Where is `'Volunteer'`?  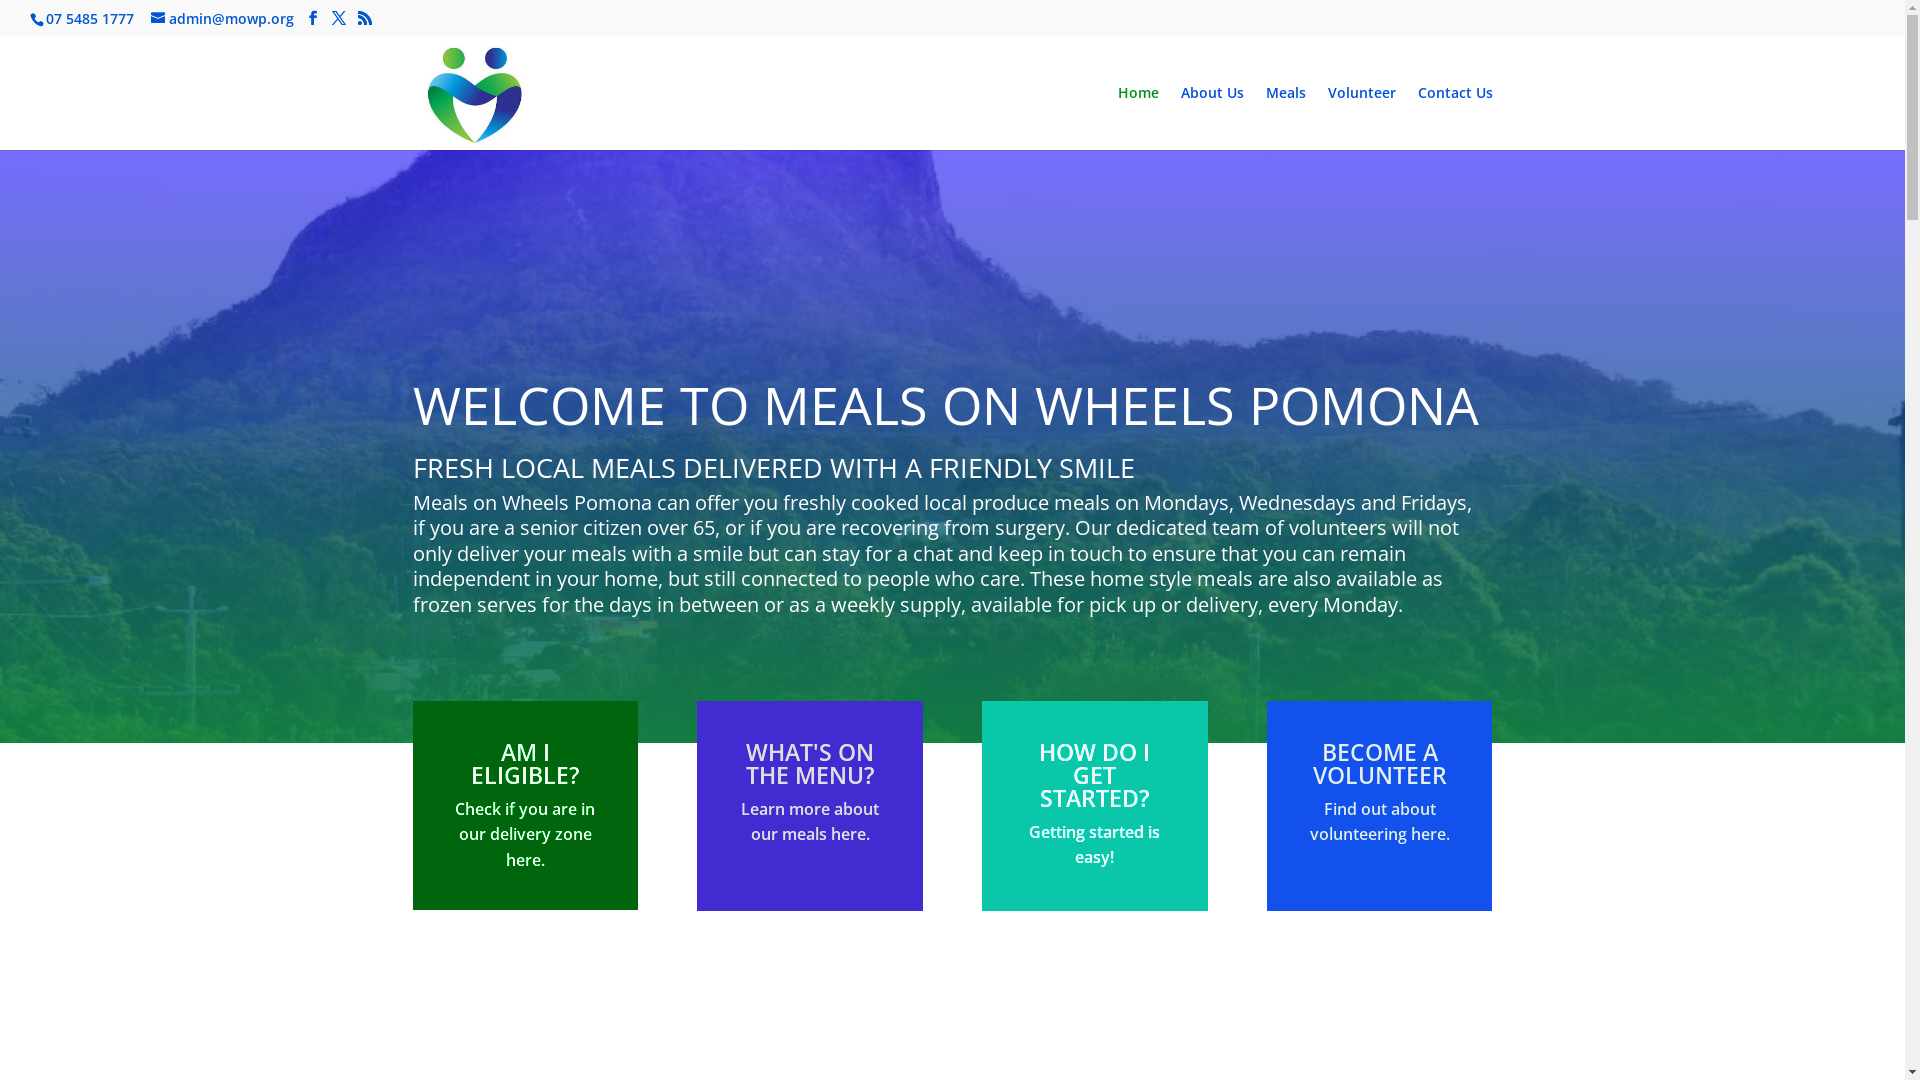
'Volunteer' is located at coordinates (1361, 118).